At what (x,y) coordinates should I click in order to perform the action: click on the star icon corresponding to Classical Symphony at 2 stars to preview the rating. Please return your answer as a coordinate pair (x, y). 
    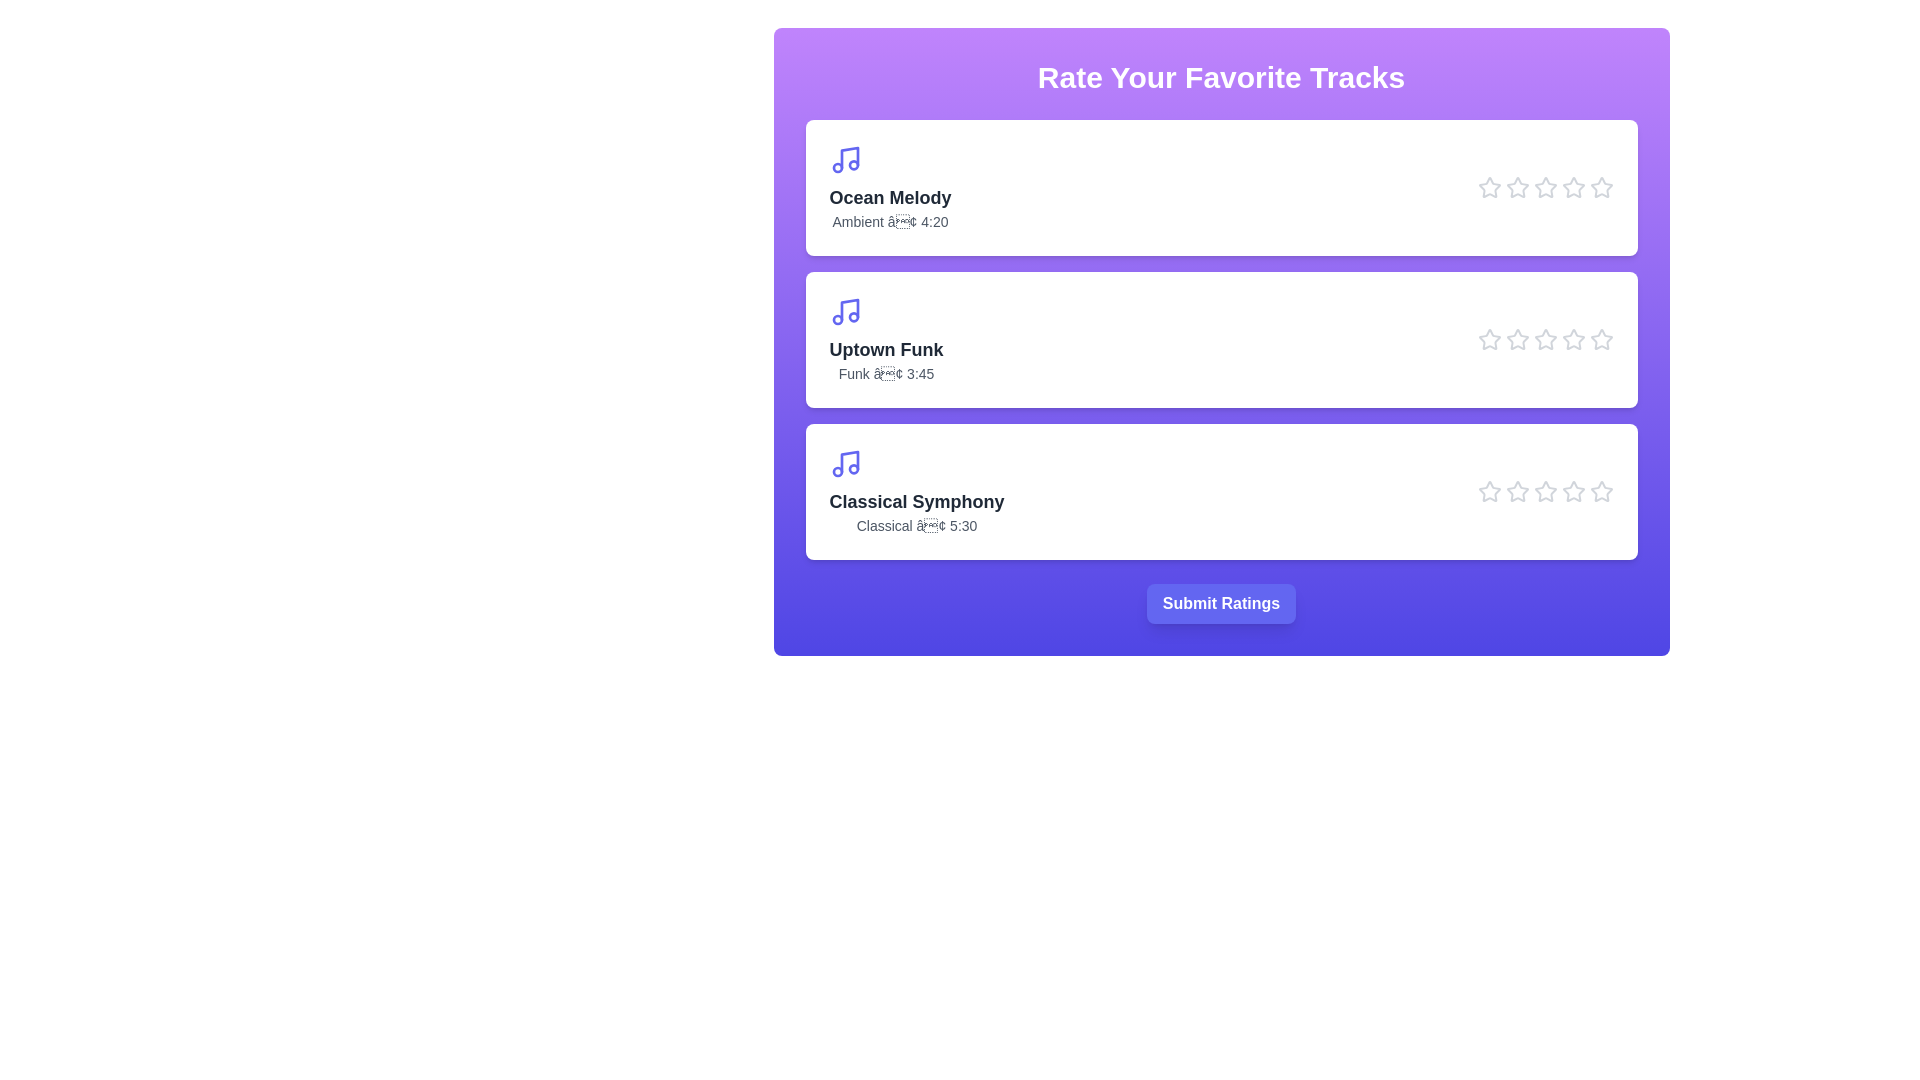
    Looking at the image, I should click on (1517, 492).